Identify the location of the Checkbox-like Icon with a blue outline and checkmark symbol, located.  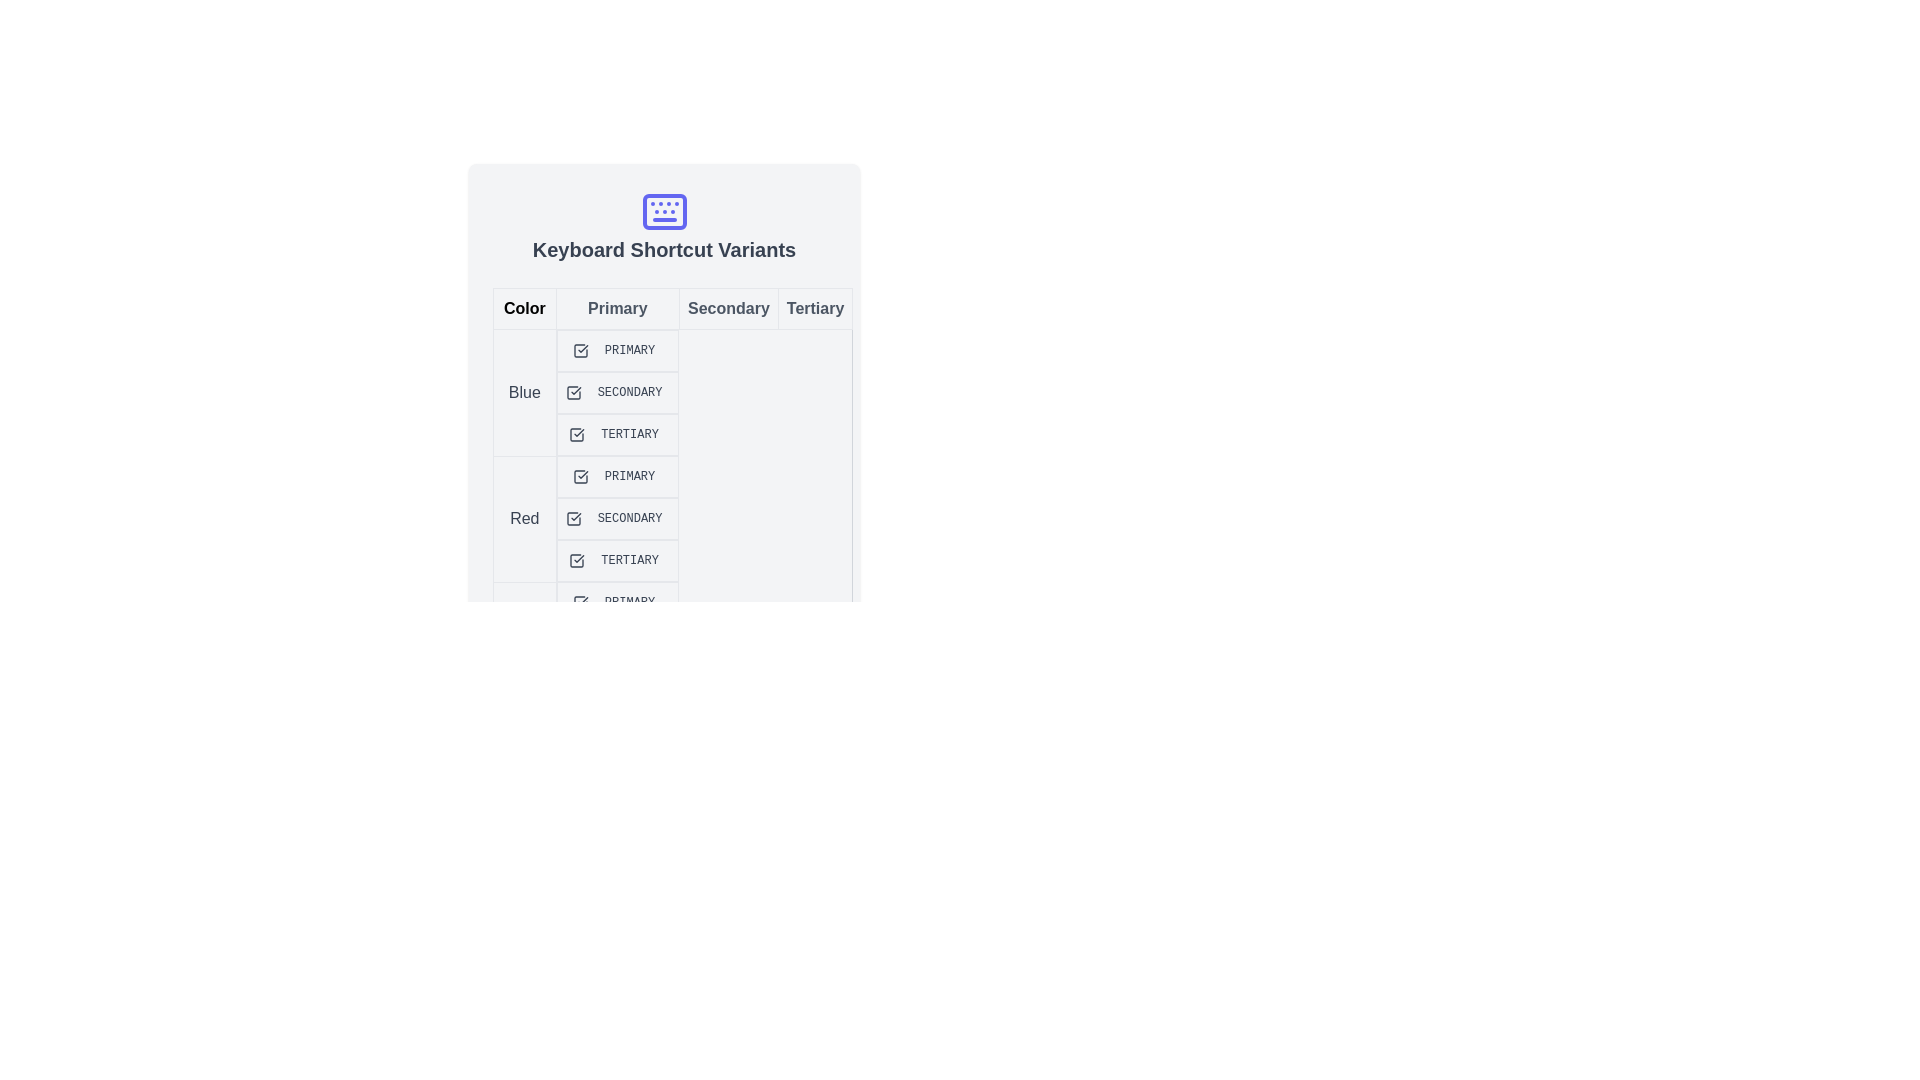
(572, 393).